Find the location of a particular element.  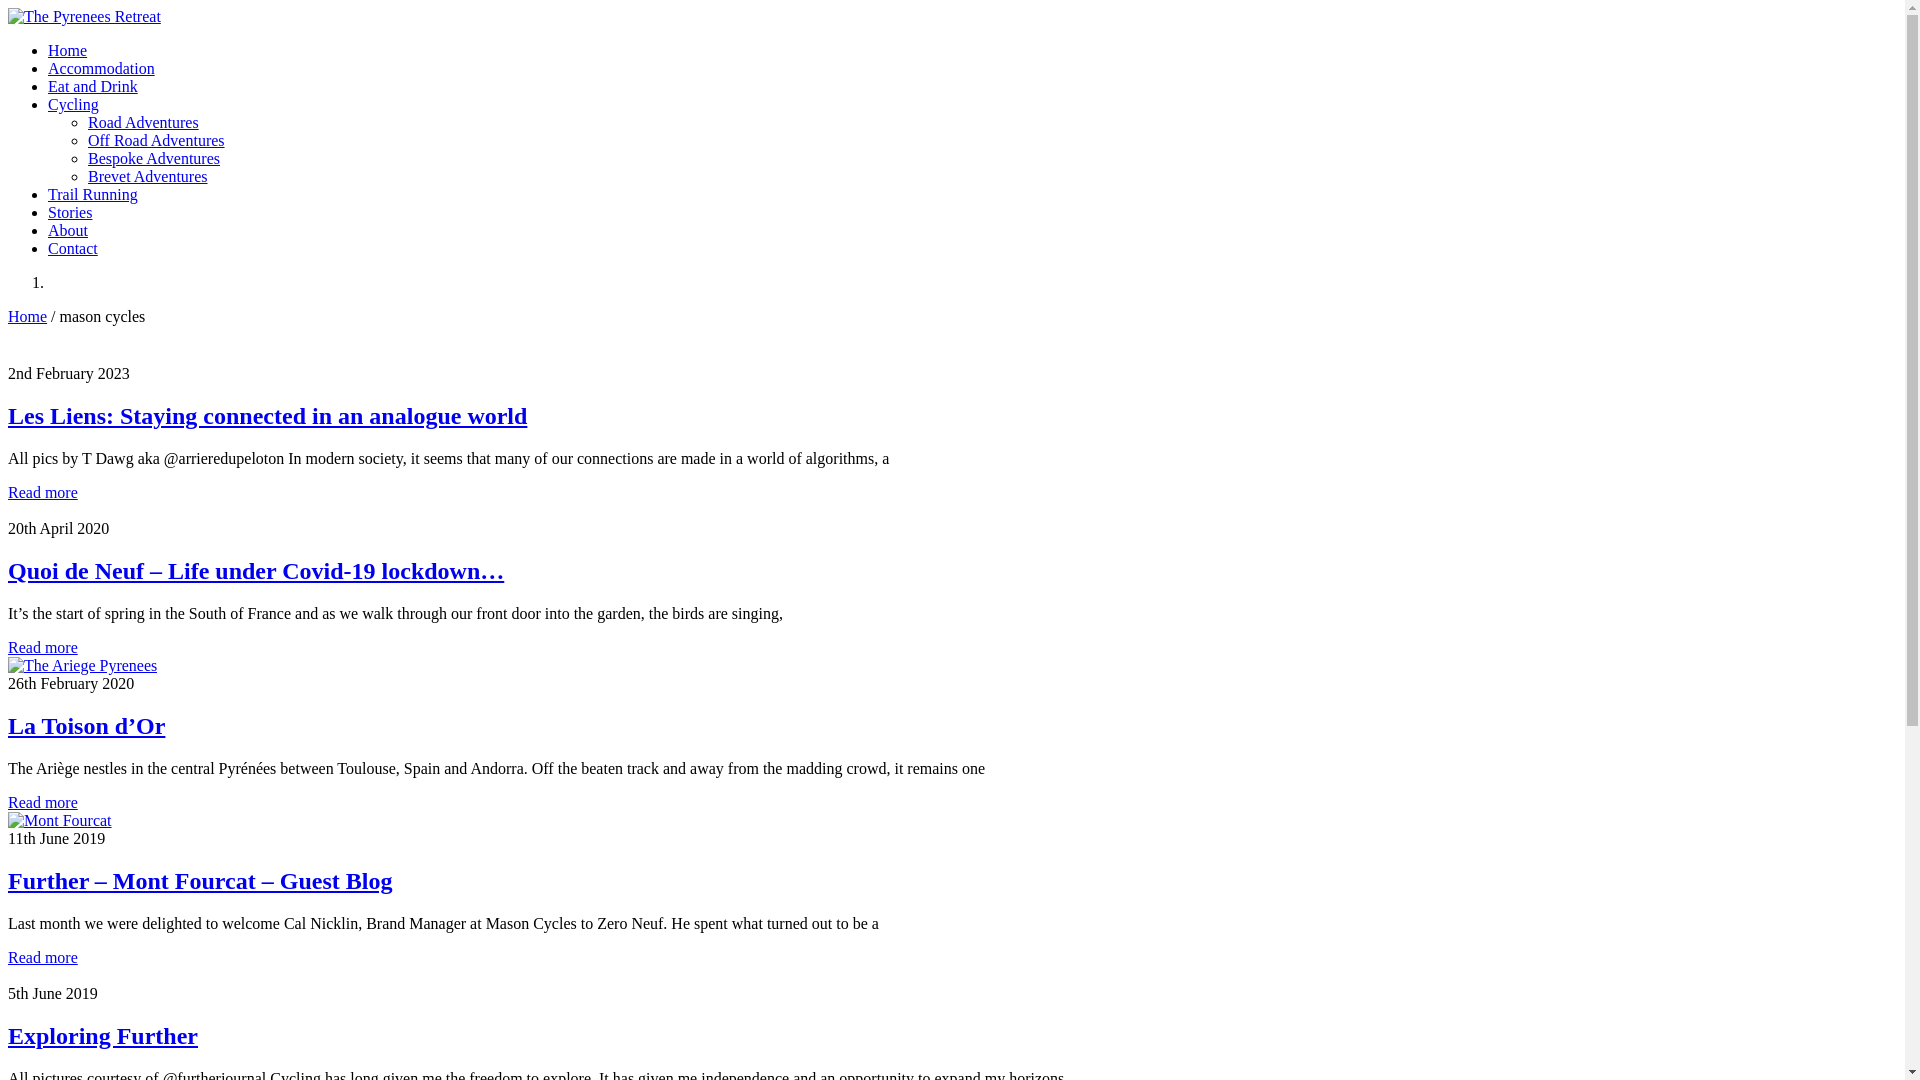

'Brevet Adventures' is located at coordinates (147, 175).